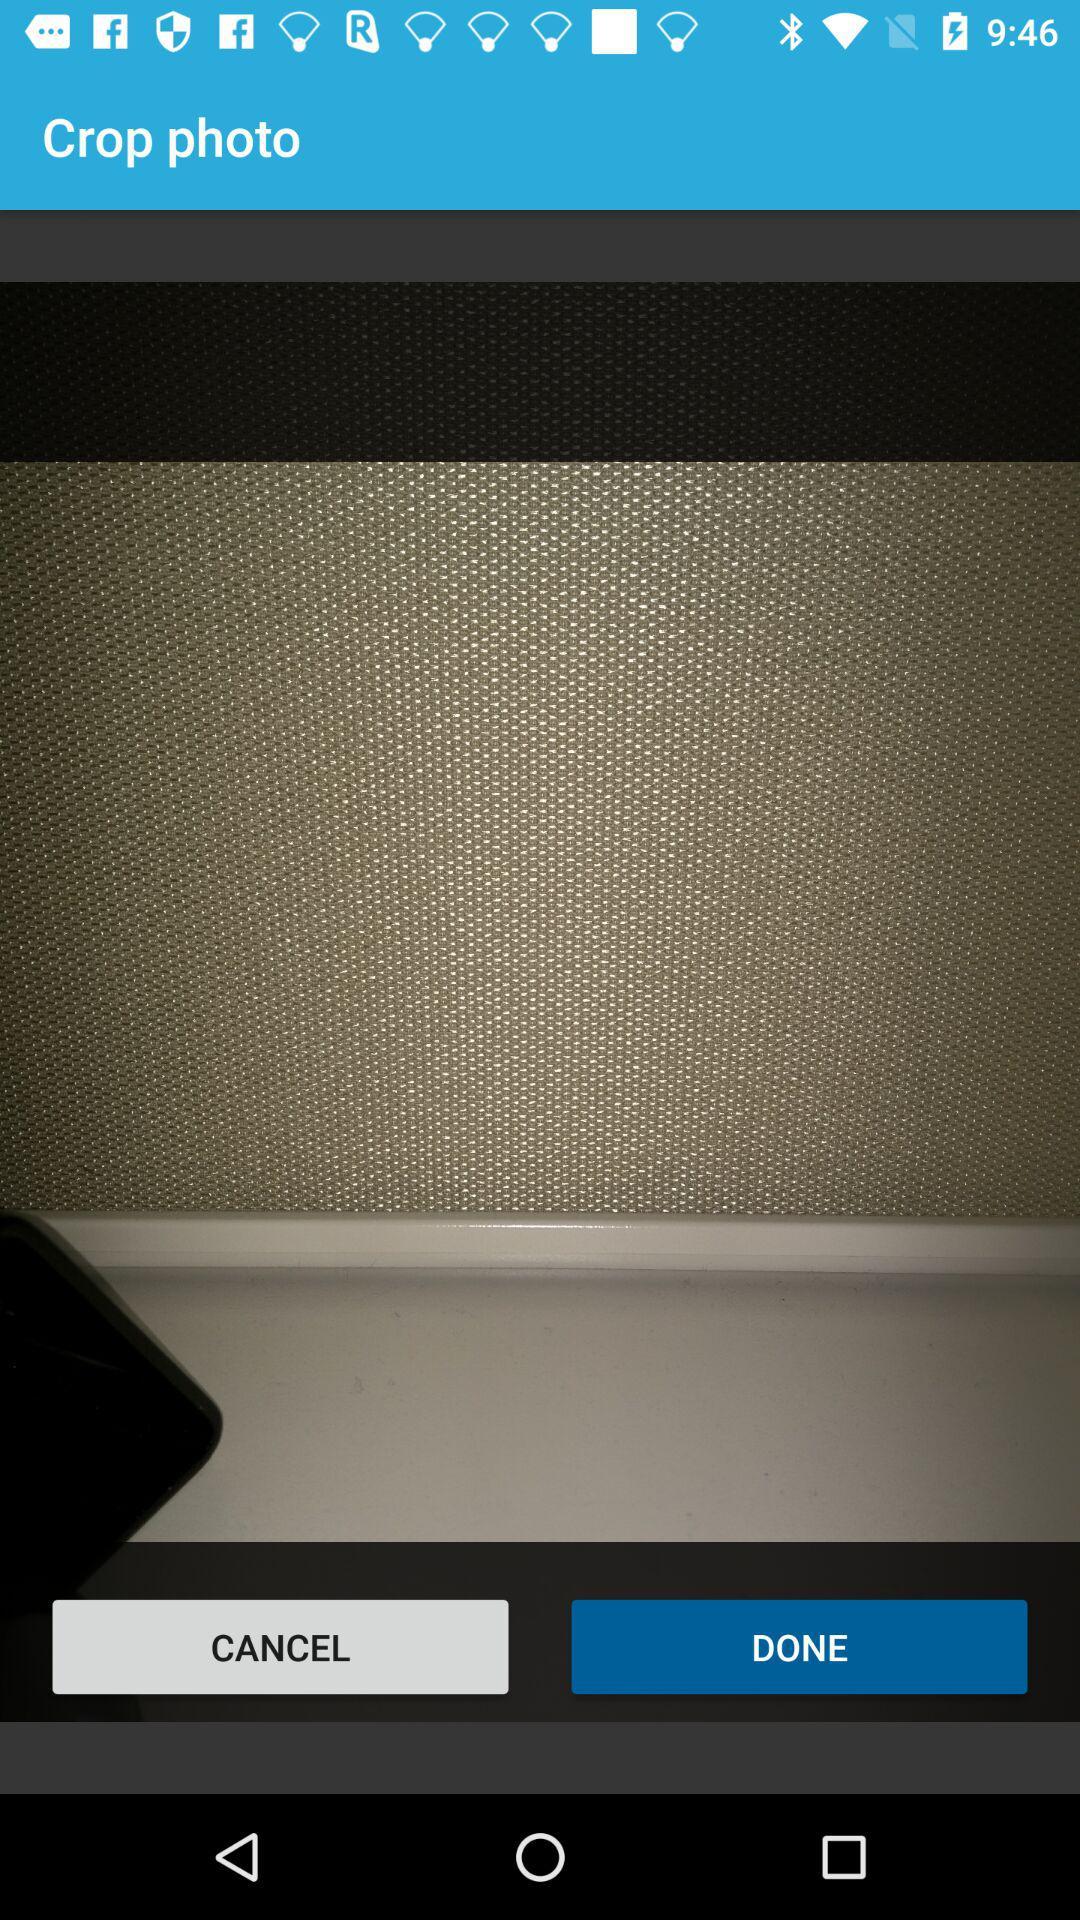  Describe the element at coordinates (280, 1646) in the screenshot. I see `icon to the left of done item` at that location.